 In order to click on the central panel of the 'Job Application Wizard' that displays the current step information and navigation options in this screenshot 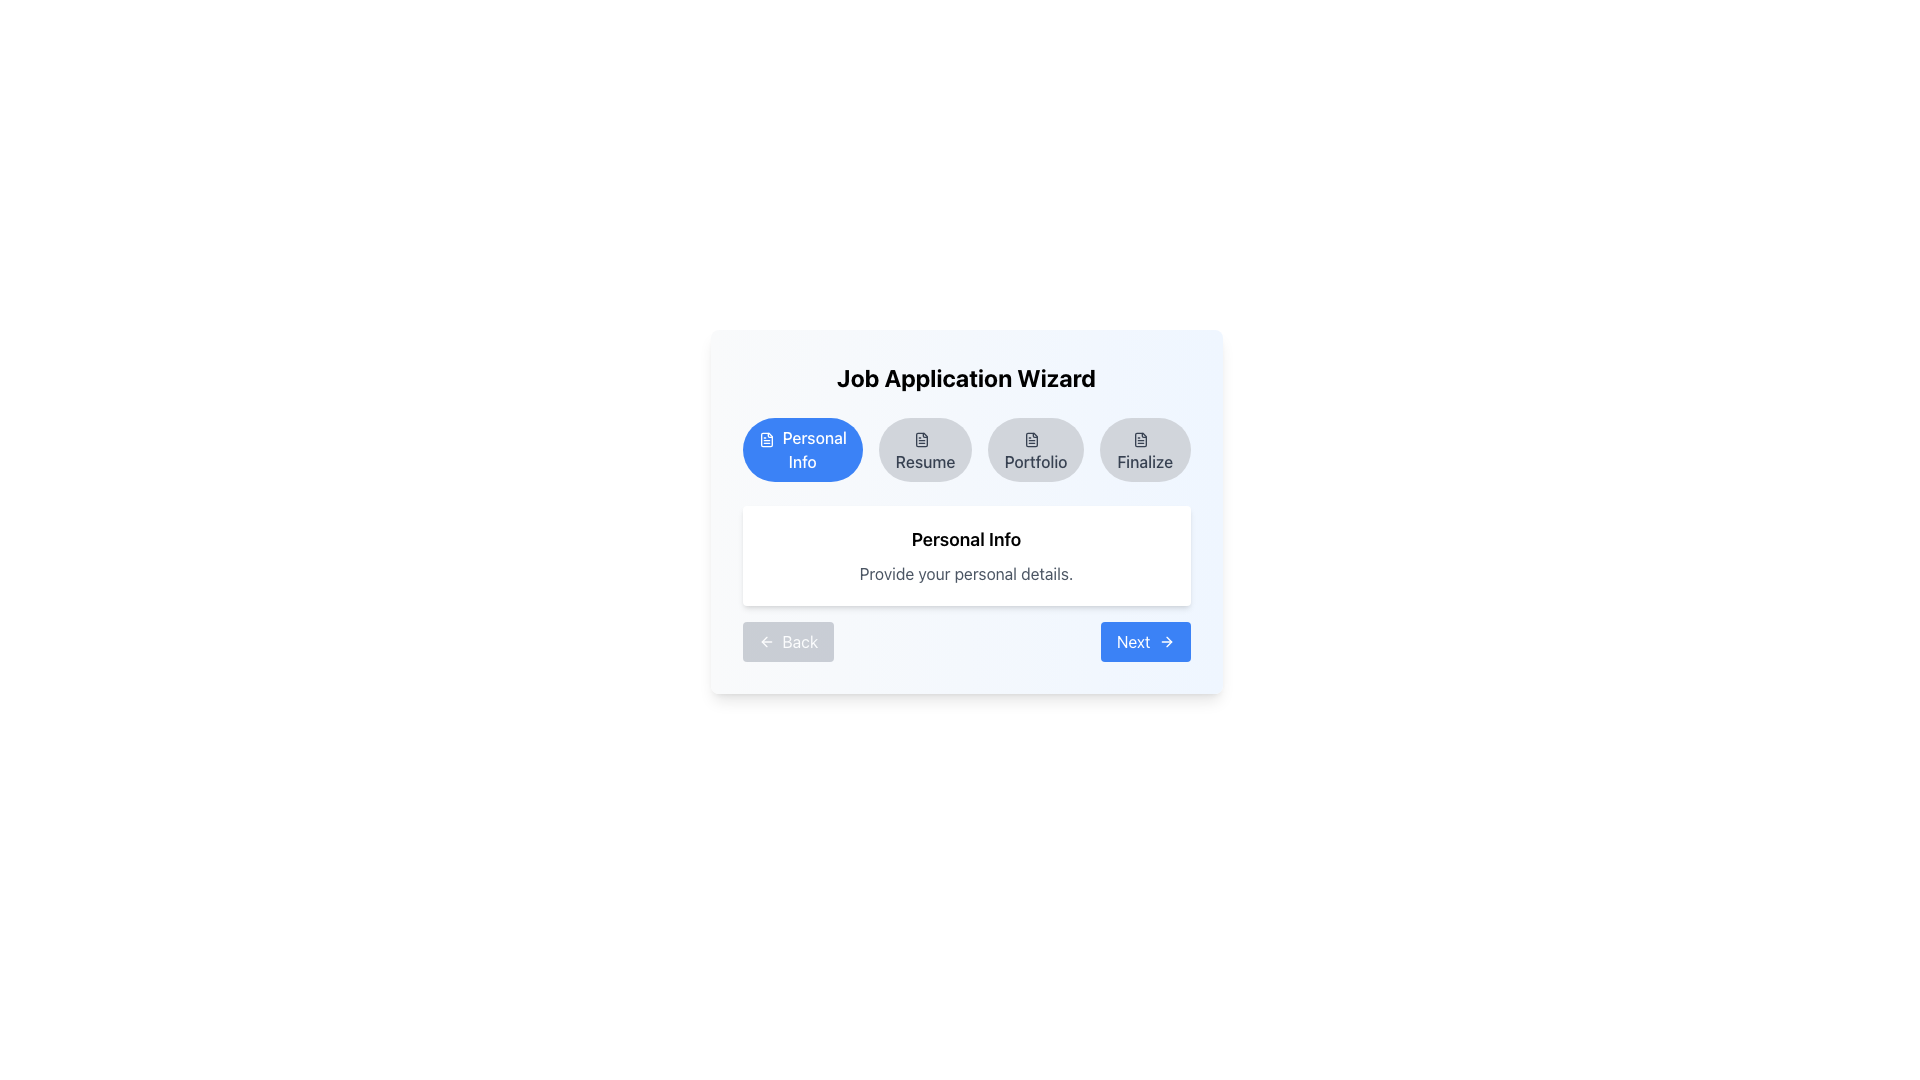, I will do `click(966, 511)`.